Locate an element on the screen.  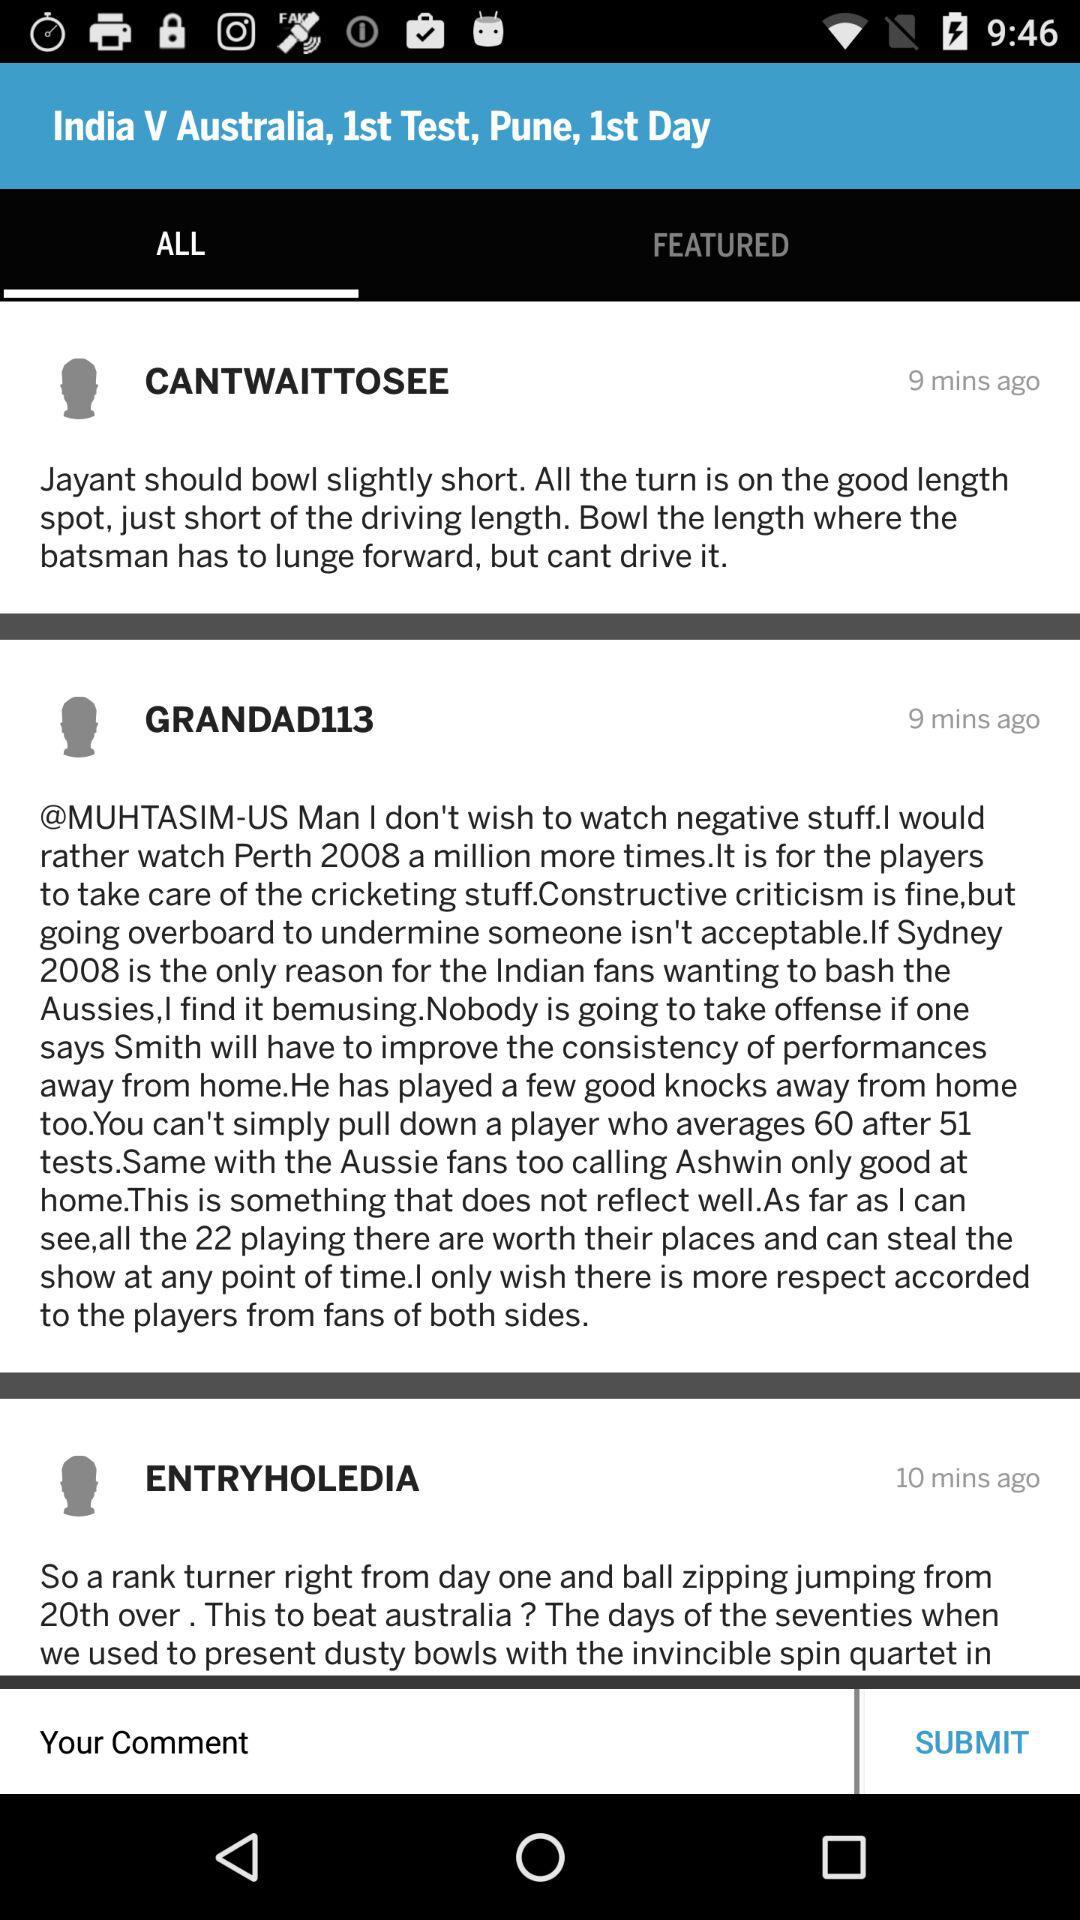
the entryholedia item is located at coordinates (506, 1477).